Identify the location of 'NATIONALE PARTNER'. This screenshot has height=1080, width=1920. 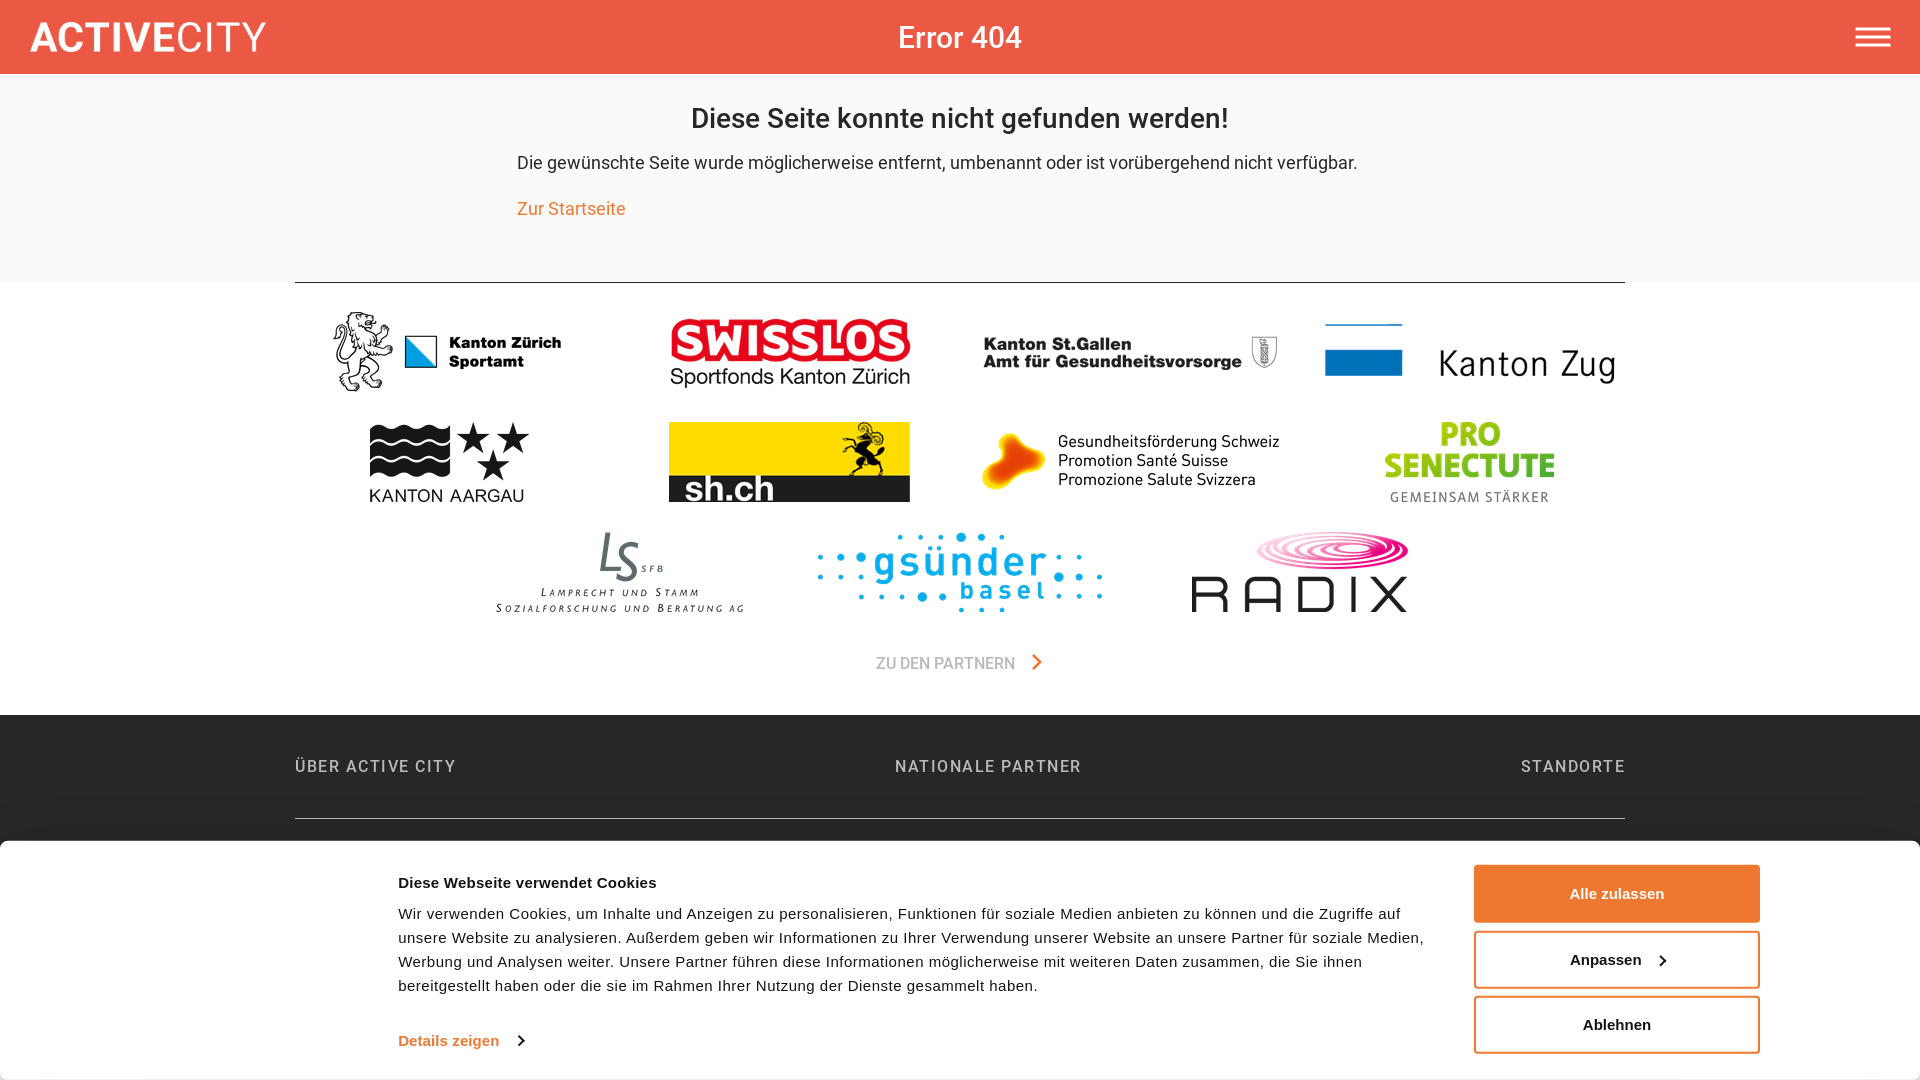
(988, 765).